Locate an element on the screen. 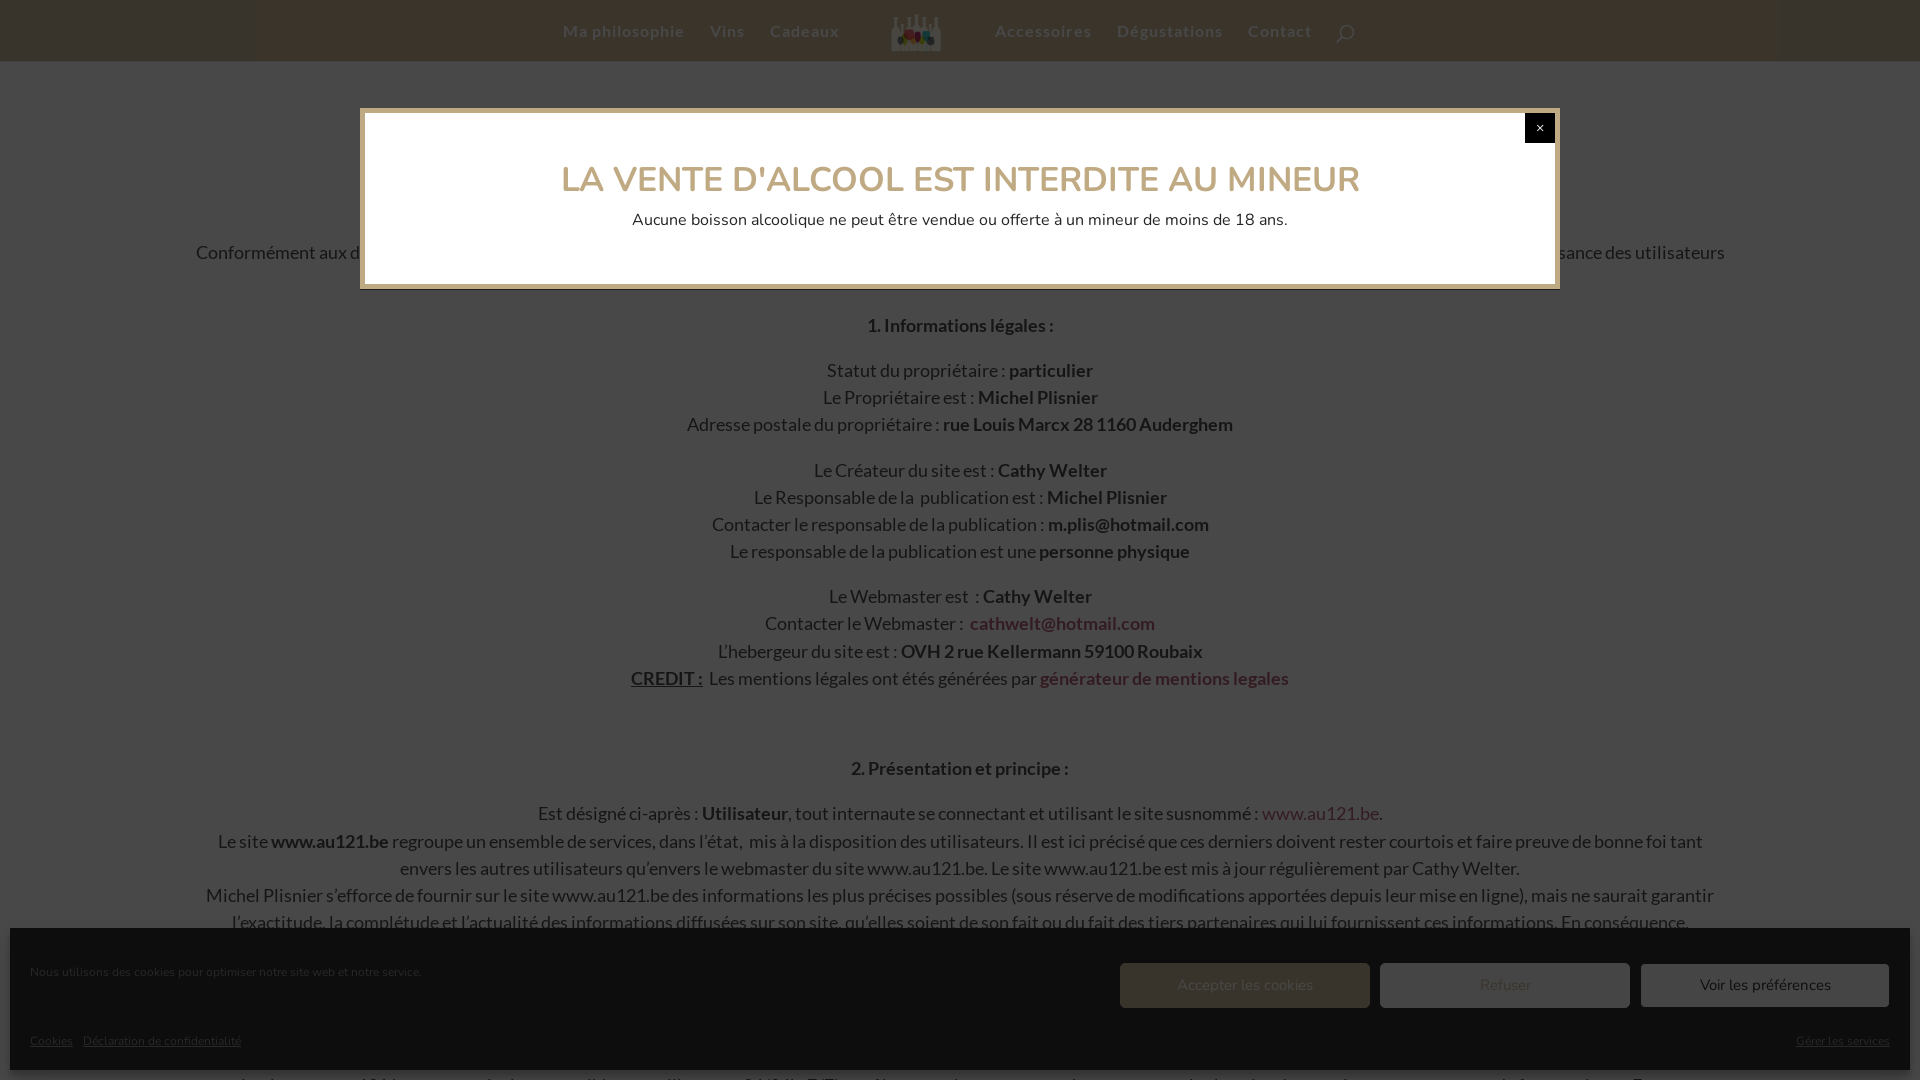 This screenshot has height=1080, width=1920. 'Cadeaux' is located at coordinates (805, 42).